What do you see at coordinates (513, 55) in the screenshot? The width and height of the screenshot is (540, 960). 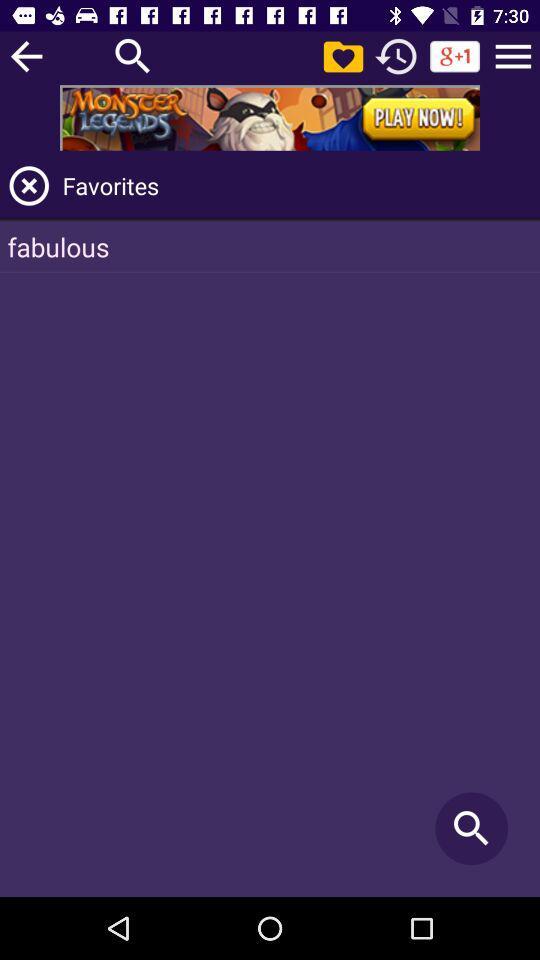 I see `the menu icon` at bounding box center [513, 55].